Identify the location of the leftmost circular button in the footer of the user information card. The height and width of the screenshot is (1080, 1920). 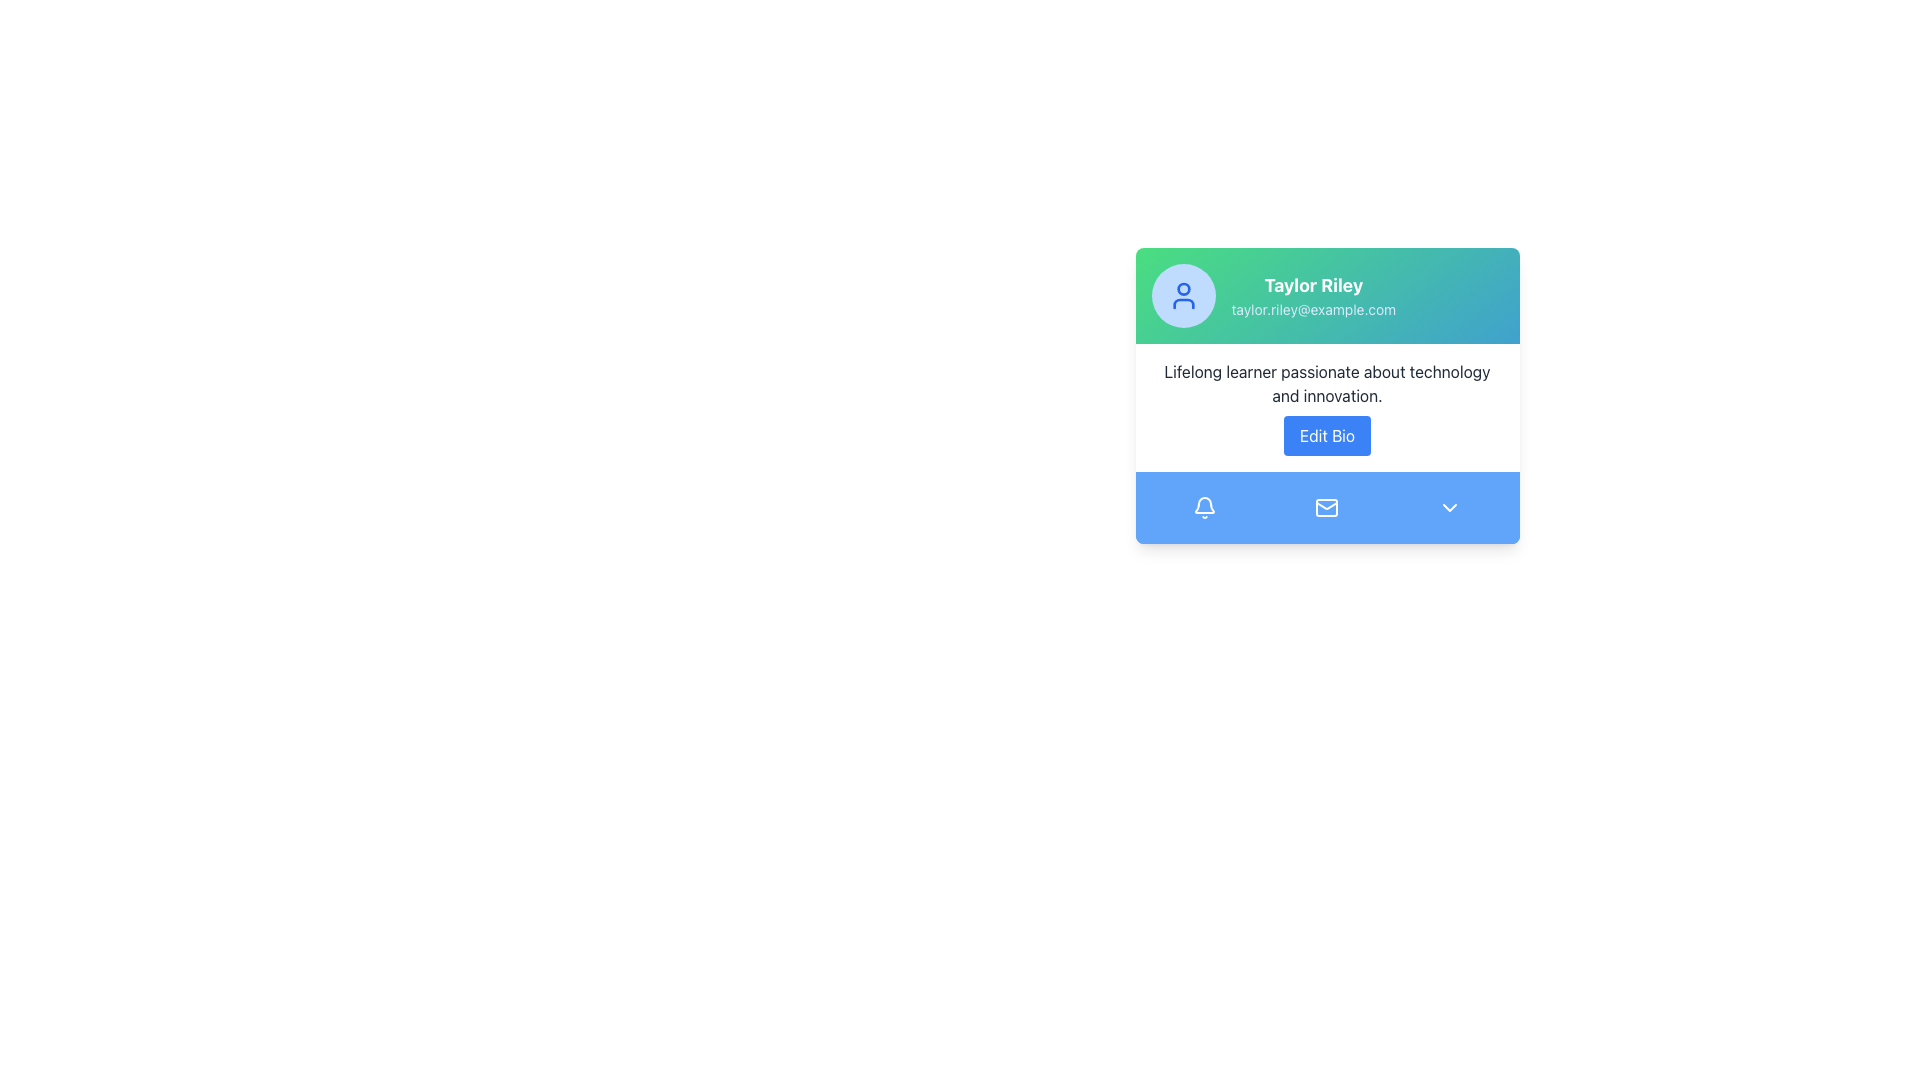
(1203, 507).